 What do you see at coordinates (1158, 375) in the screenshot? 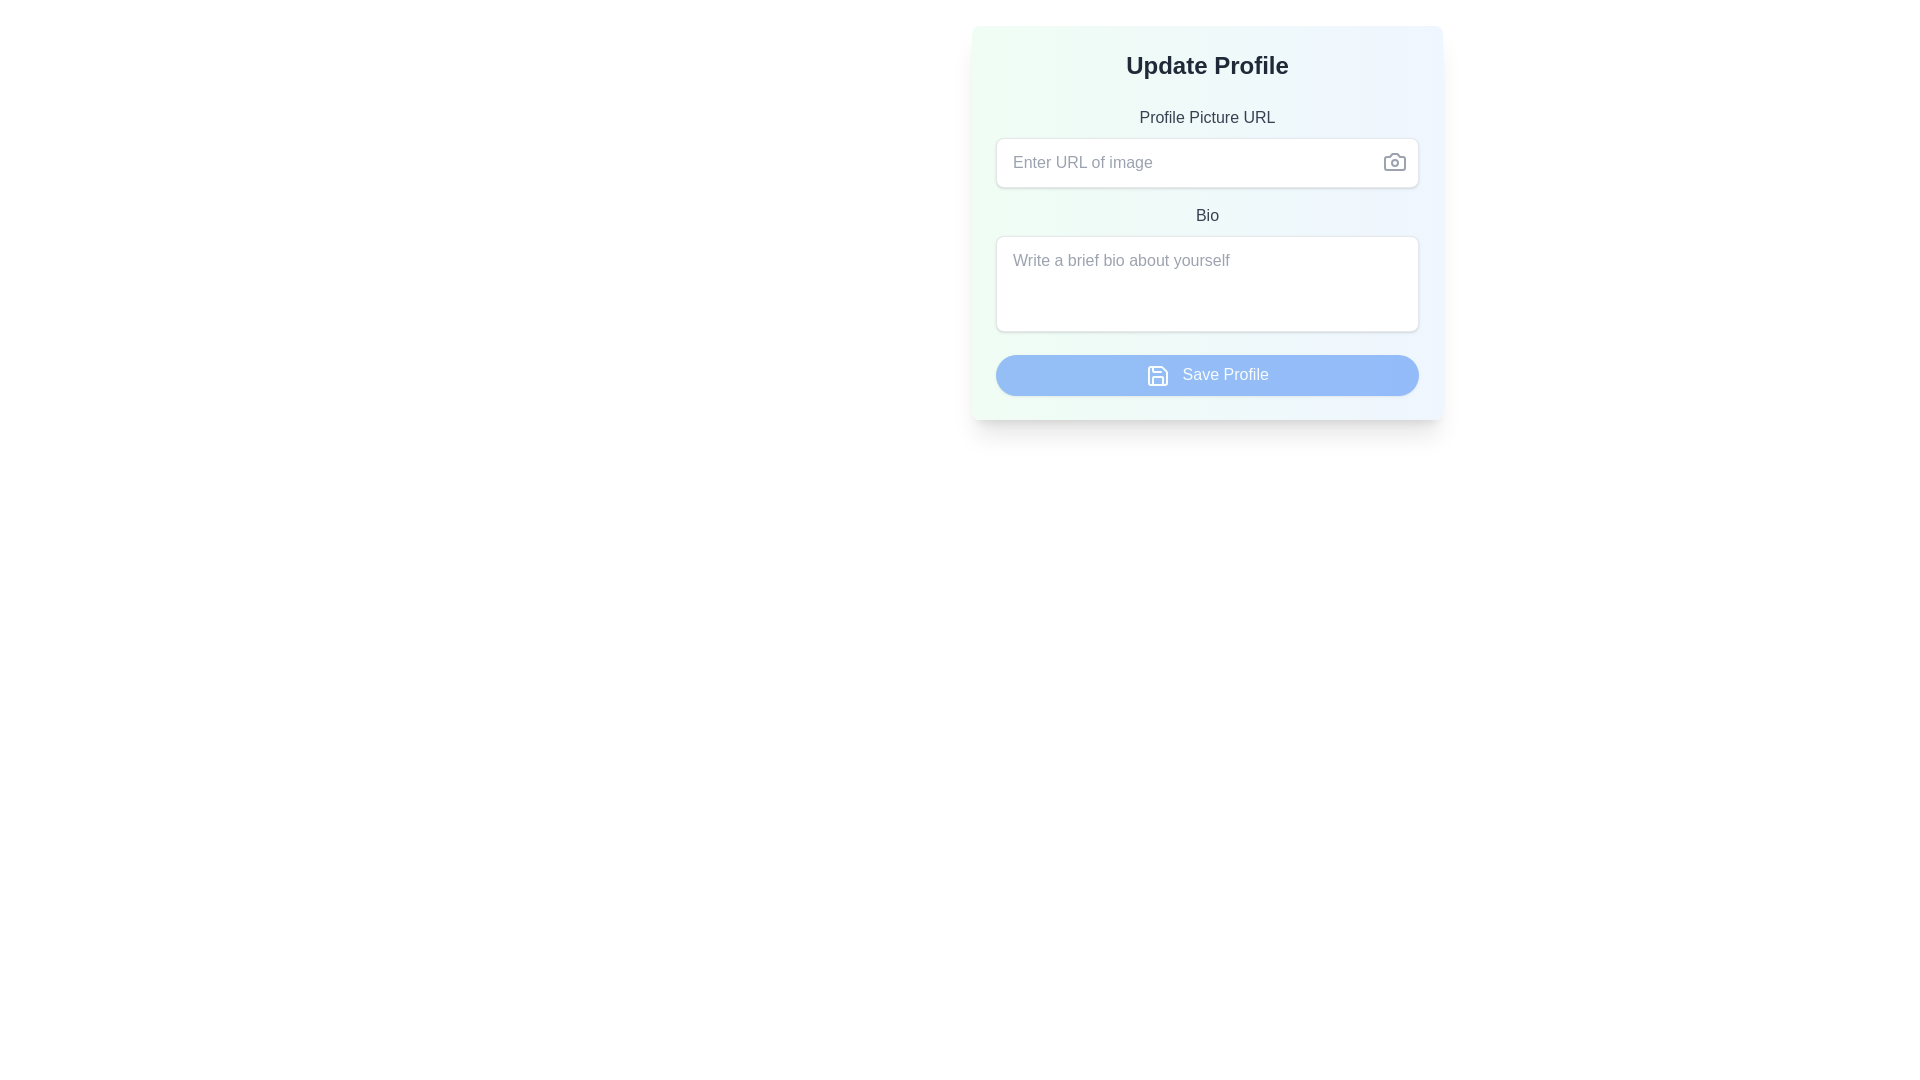
I see `the save icon, which is a compact outlined representation of a floppy disk styled in white on a blue background, located to the left of the 'Save Profile' button text` at bounding box center [1158, 375].